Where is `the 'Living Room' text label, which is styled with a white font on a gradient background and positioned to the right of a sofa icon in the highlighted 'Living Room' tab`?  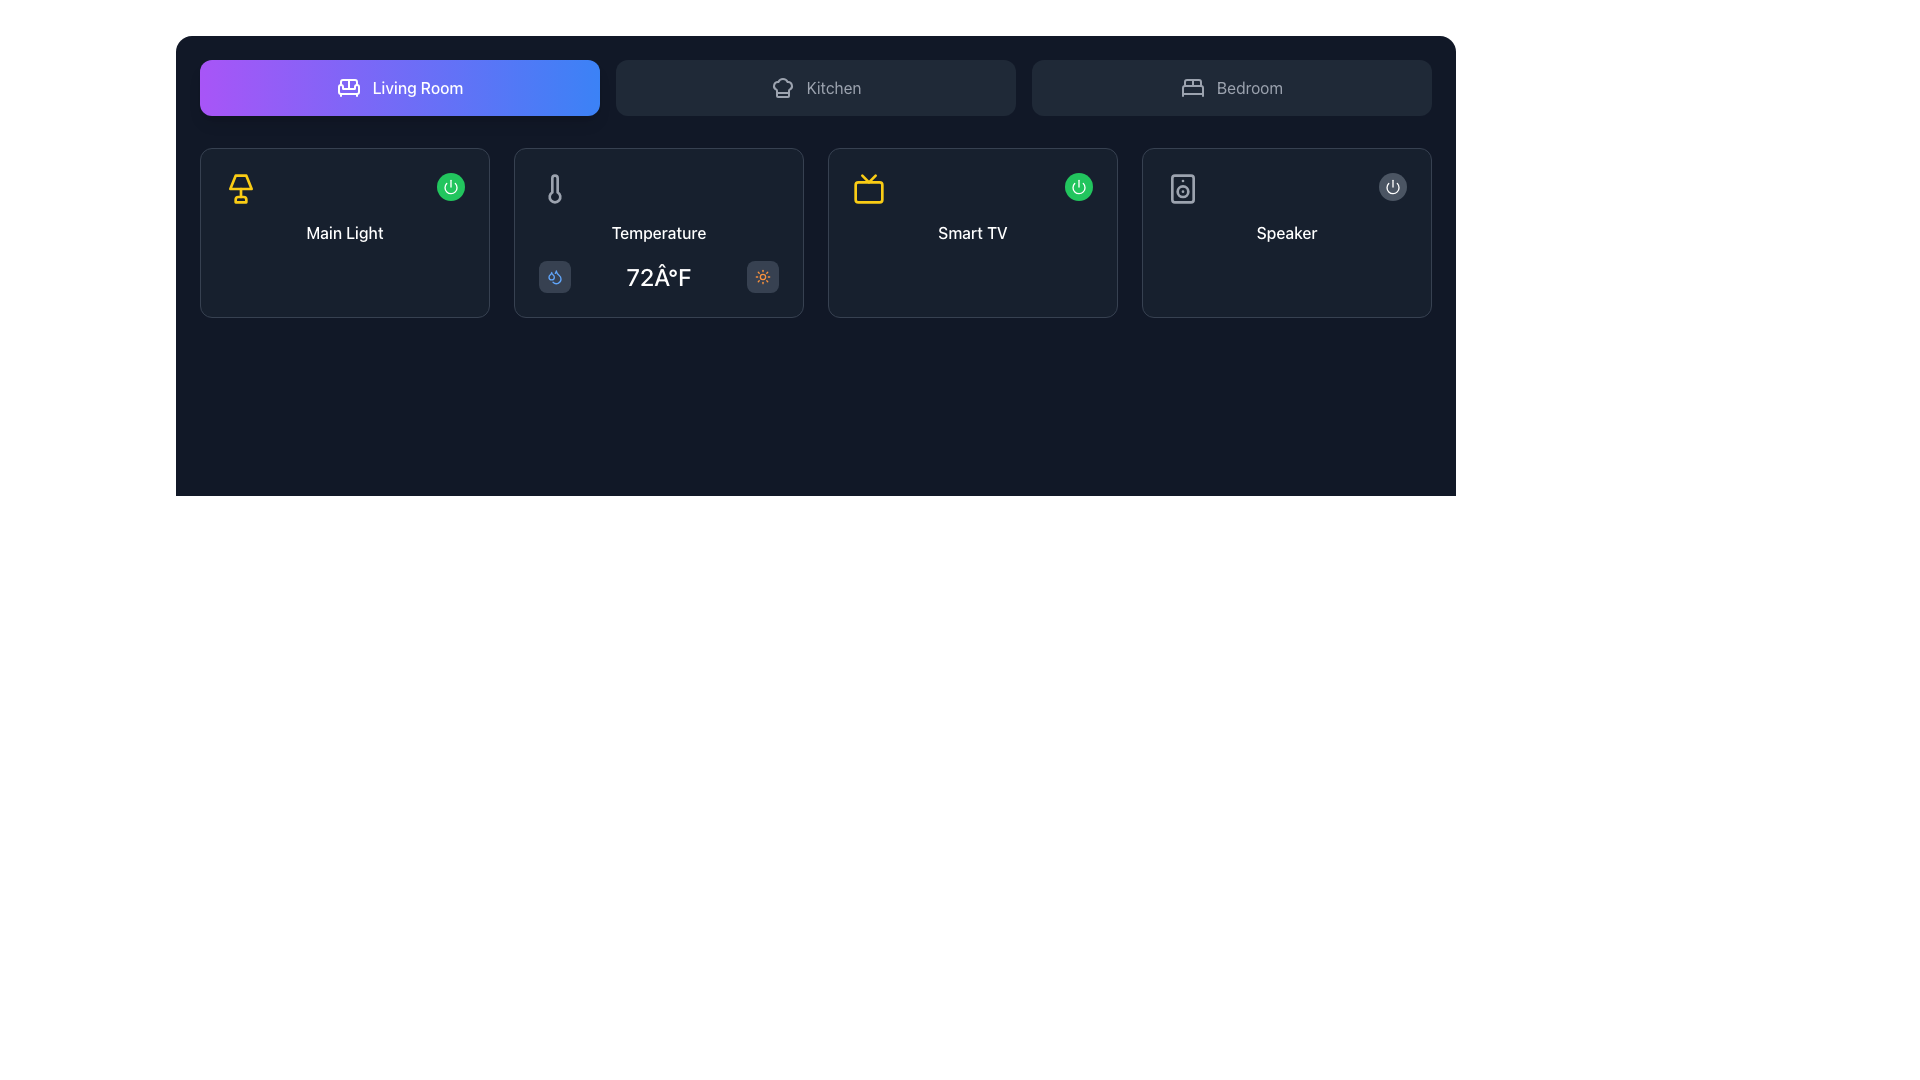 the 'Living Room' text label, which is styled with a white font on a gradient background and positioned to the right of a sofa icon in the highlighted 'Living Room' tab is located at coordinates (416, 87).